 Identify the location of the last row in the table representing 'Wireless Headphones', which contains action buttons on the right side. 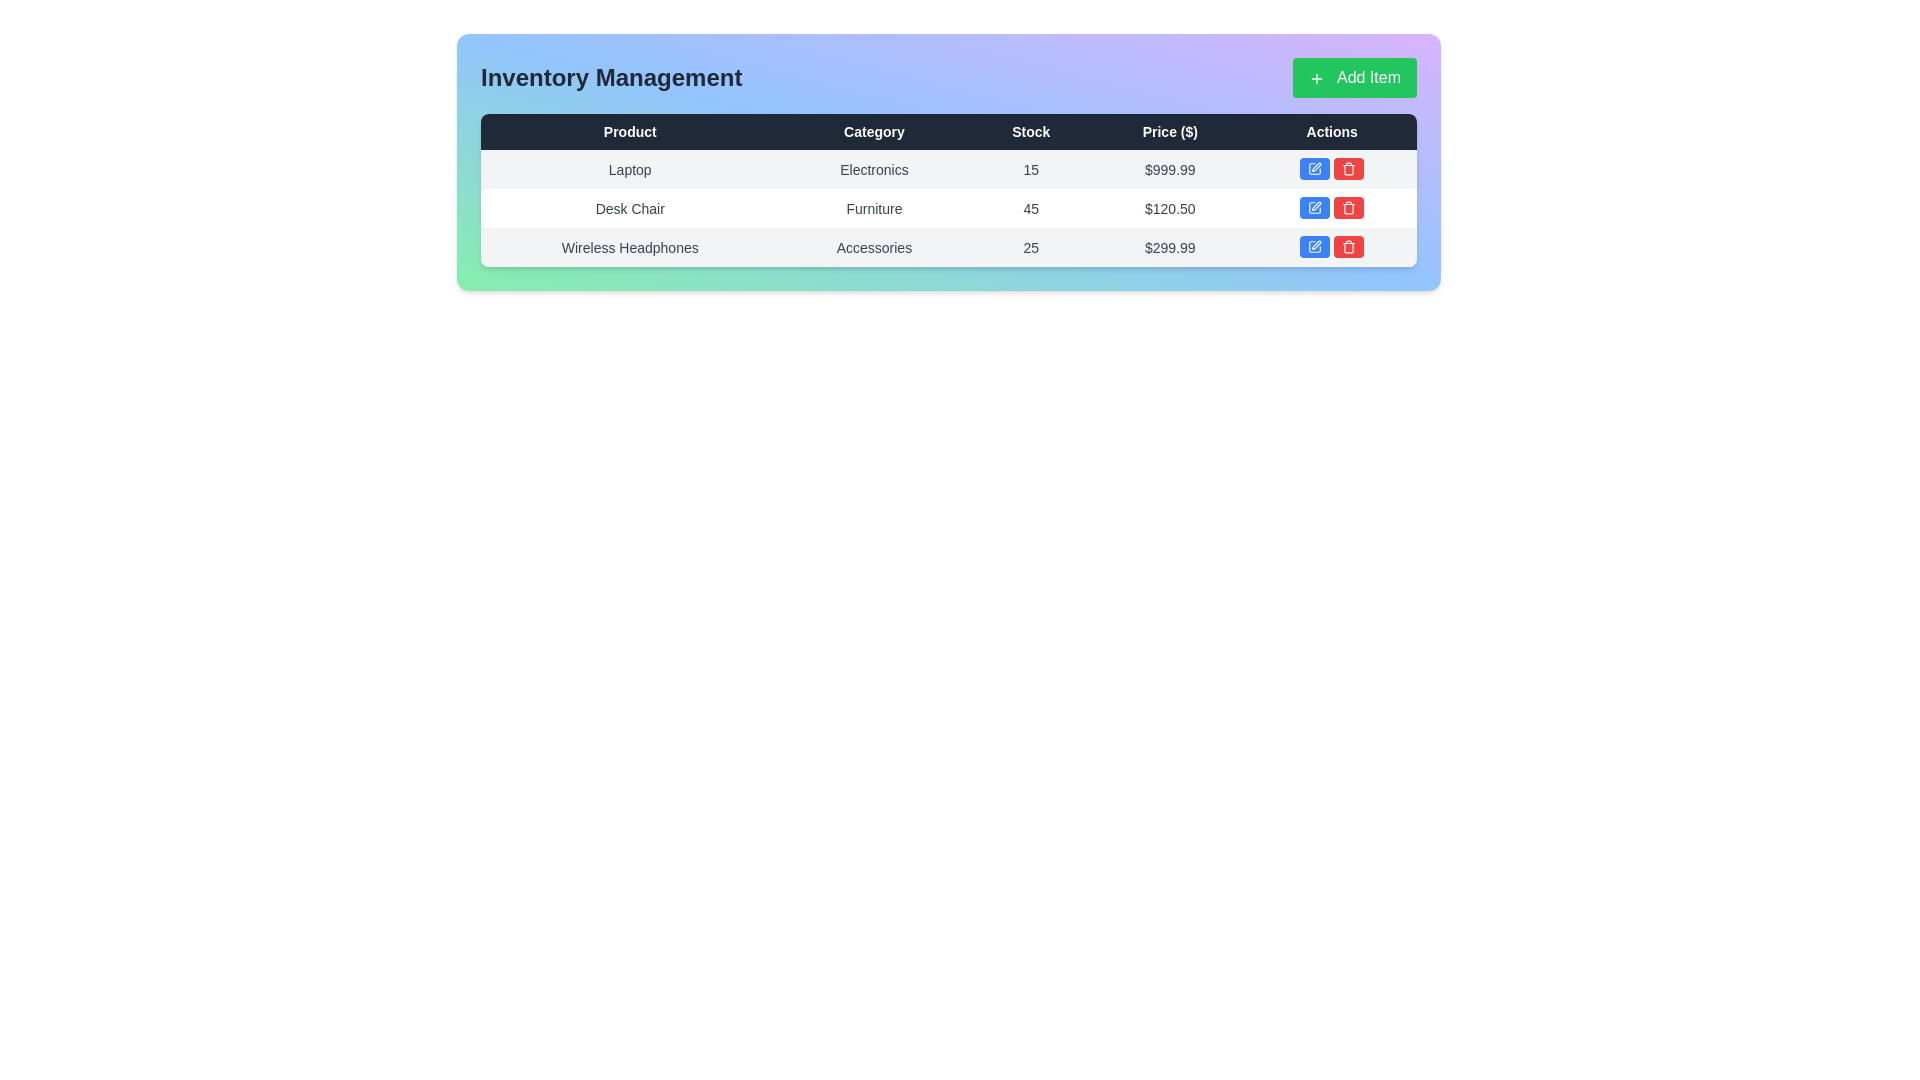
(948, 246).